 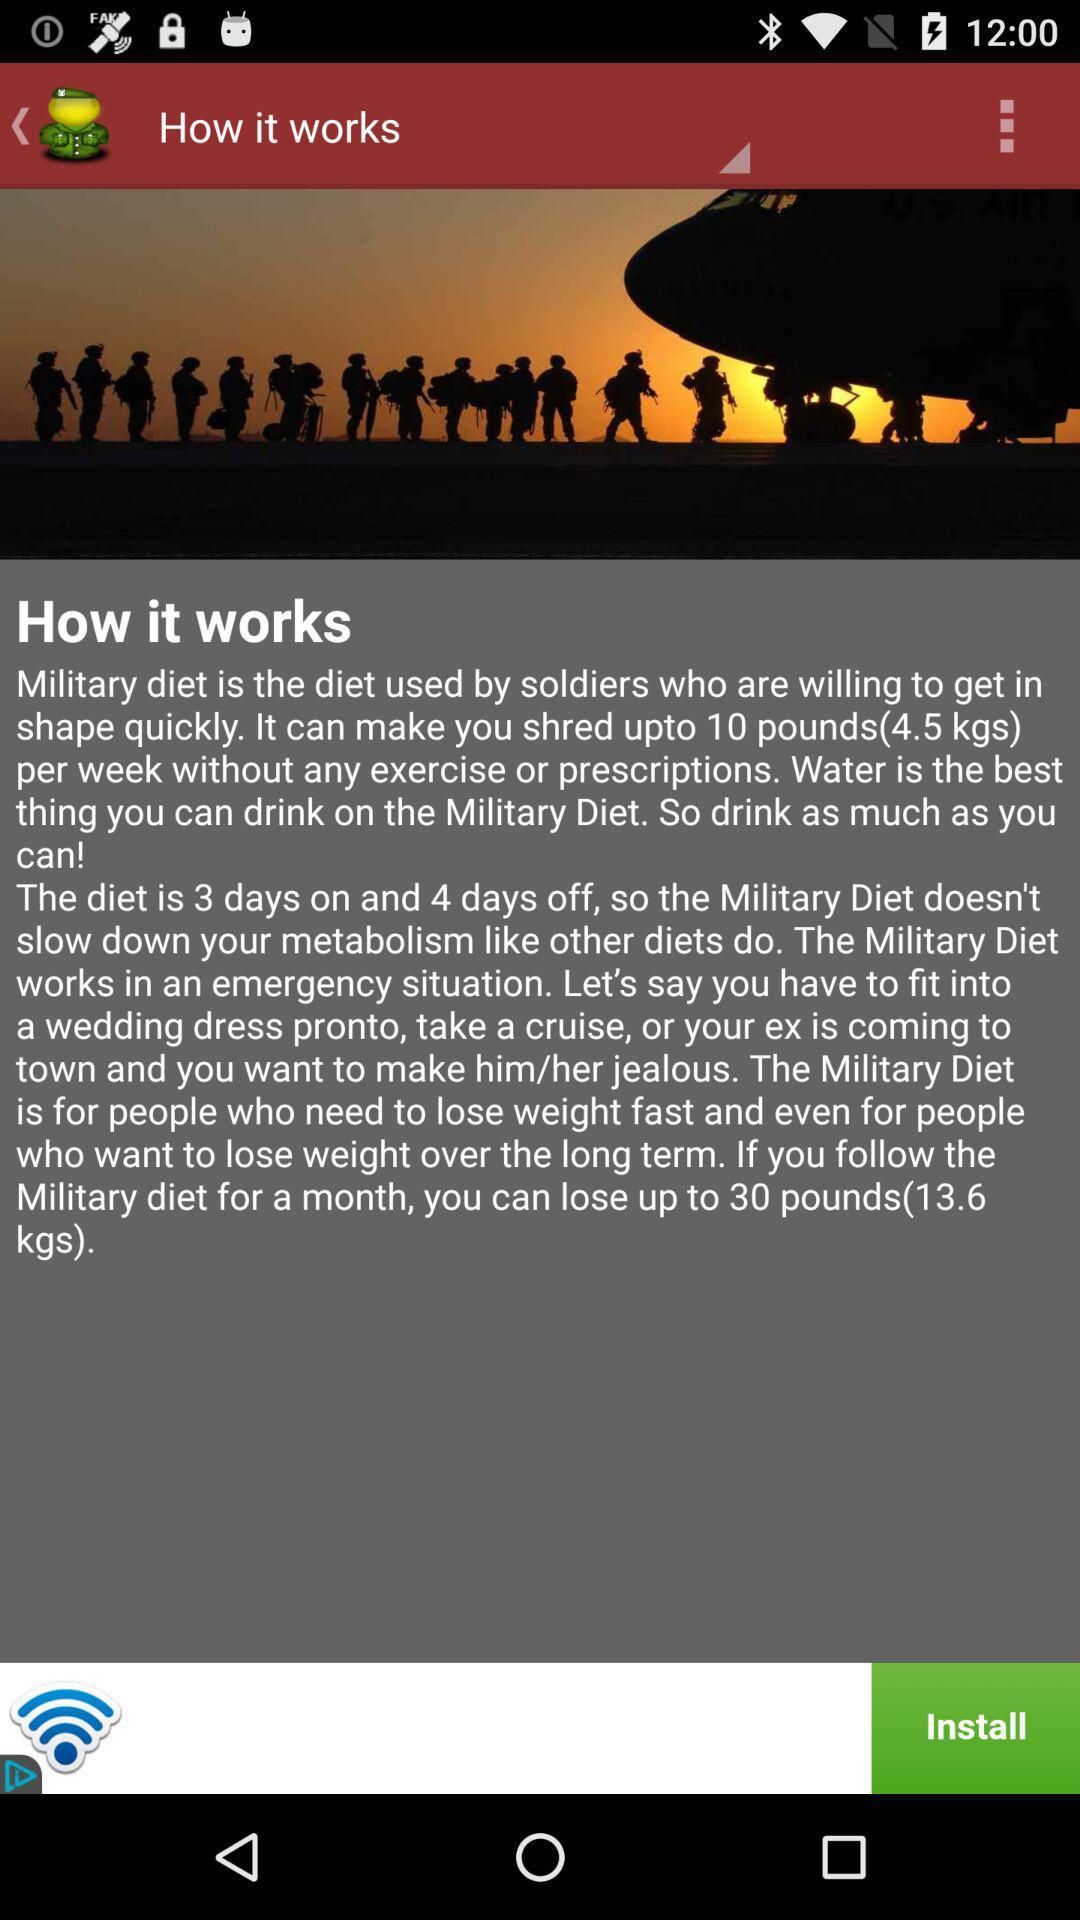 What do you see at coordinates (540, 1727) in the screenshot?
I see `open advertisement` at bounding box center [540, 1727].